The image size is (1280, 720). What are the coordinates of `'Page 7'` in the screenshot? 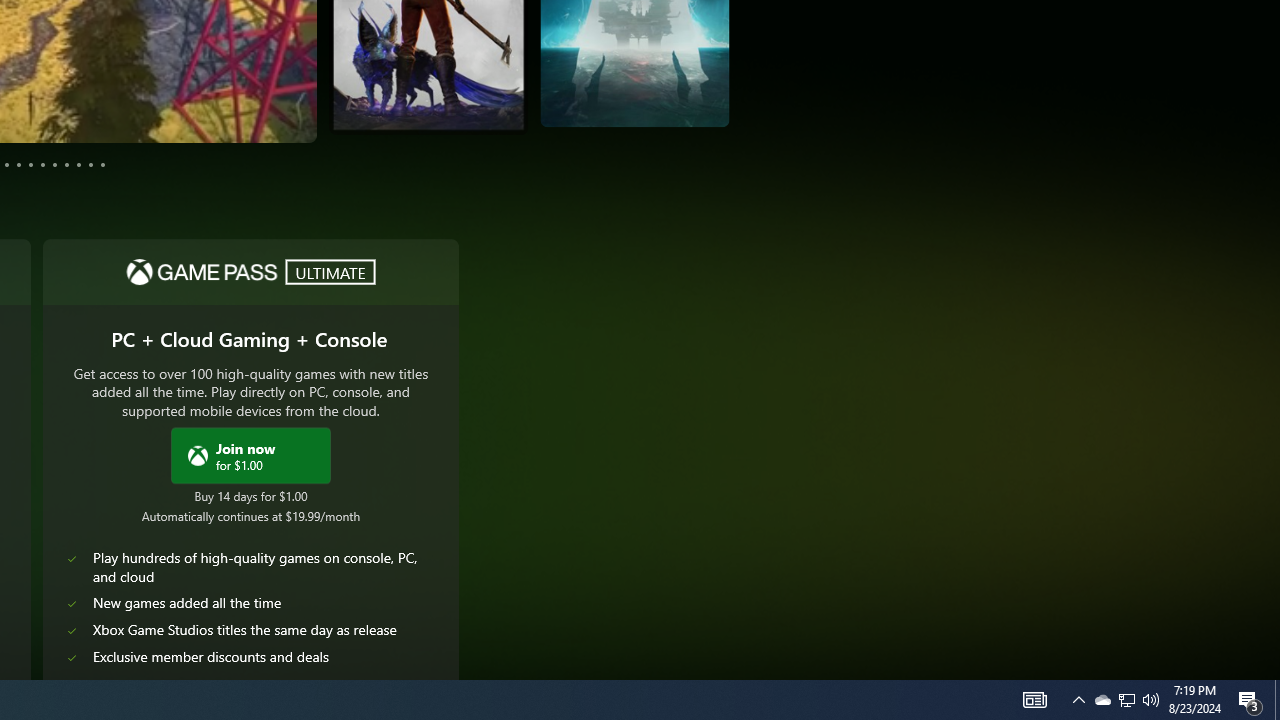 It's located at (42, 163).